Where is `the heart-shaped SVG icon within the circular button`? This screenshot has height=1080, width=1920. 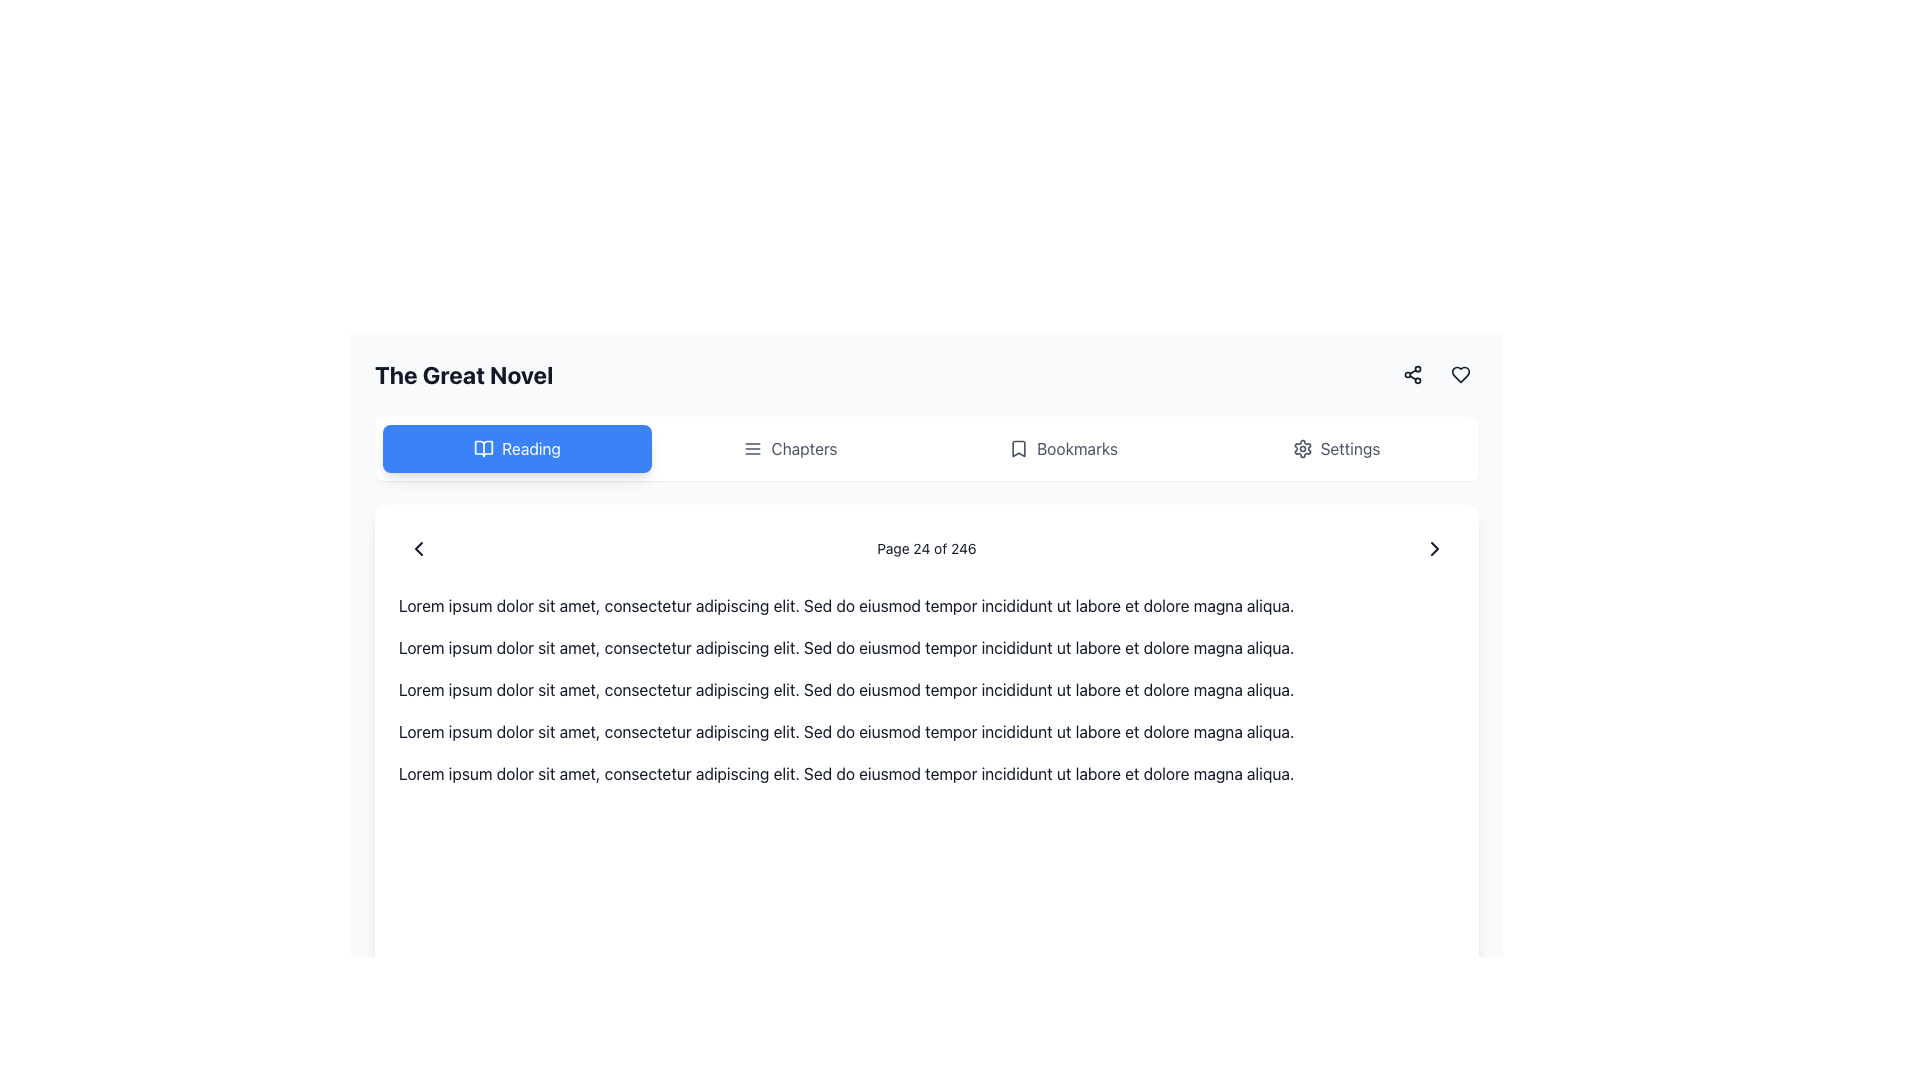
the heart-shaped SVG icon within the circular button is located at coordinates (1460, 374).